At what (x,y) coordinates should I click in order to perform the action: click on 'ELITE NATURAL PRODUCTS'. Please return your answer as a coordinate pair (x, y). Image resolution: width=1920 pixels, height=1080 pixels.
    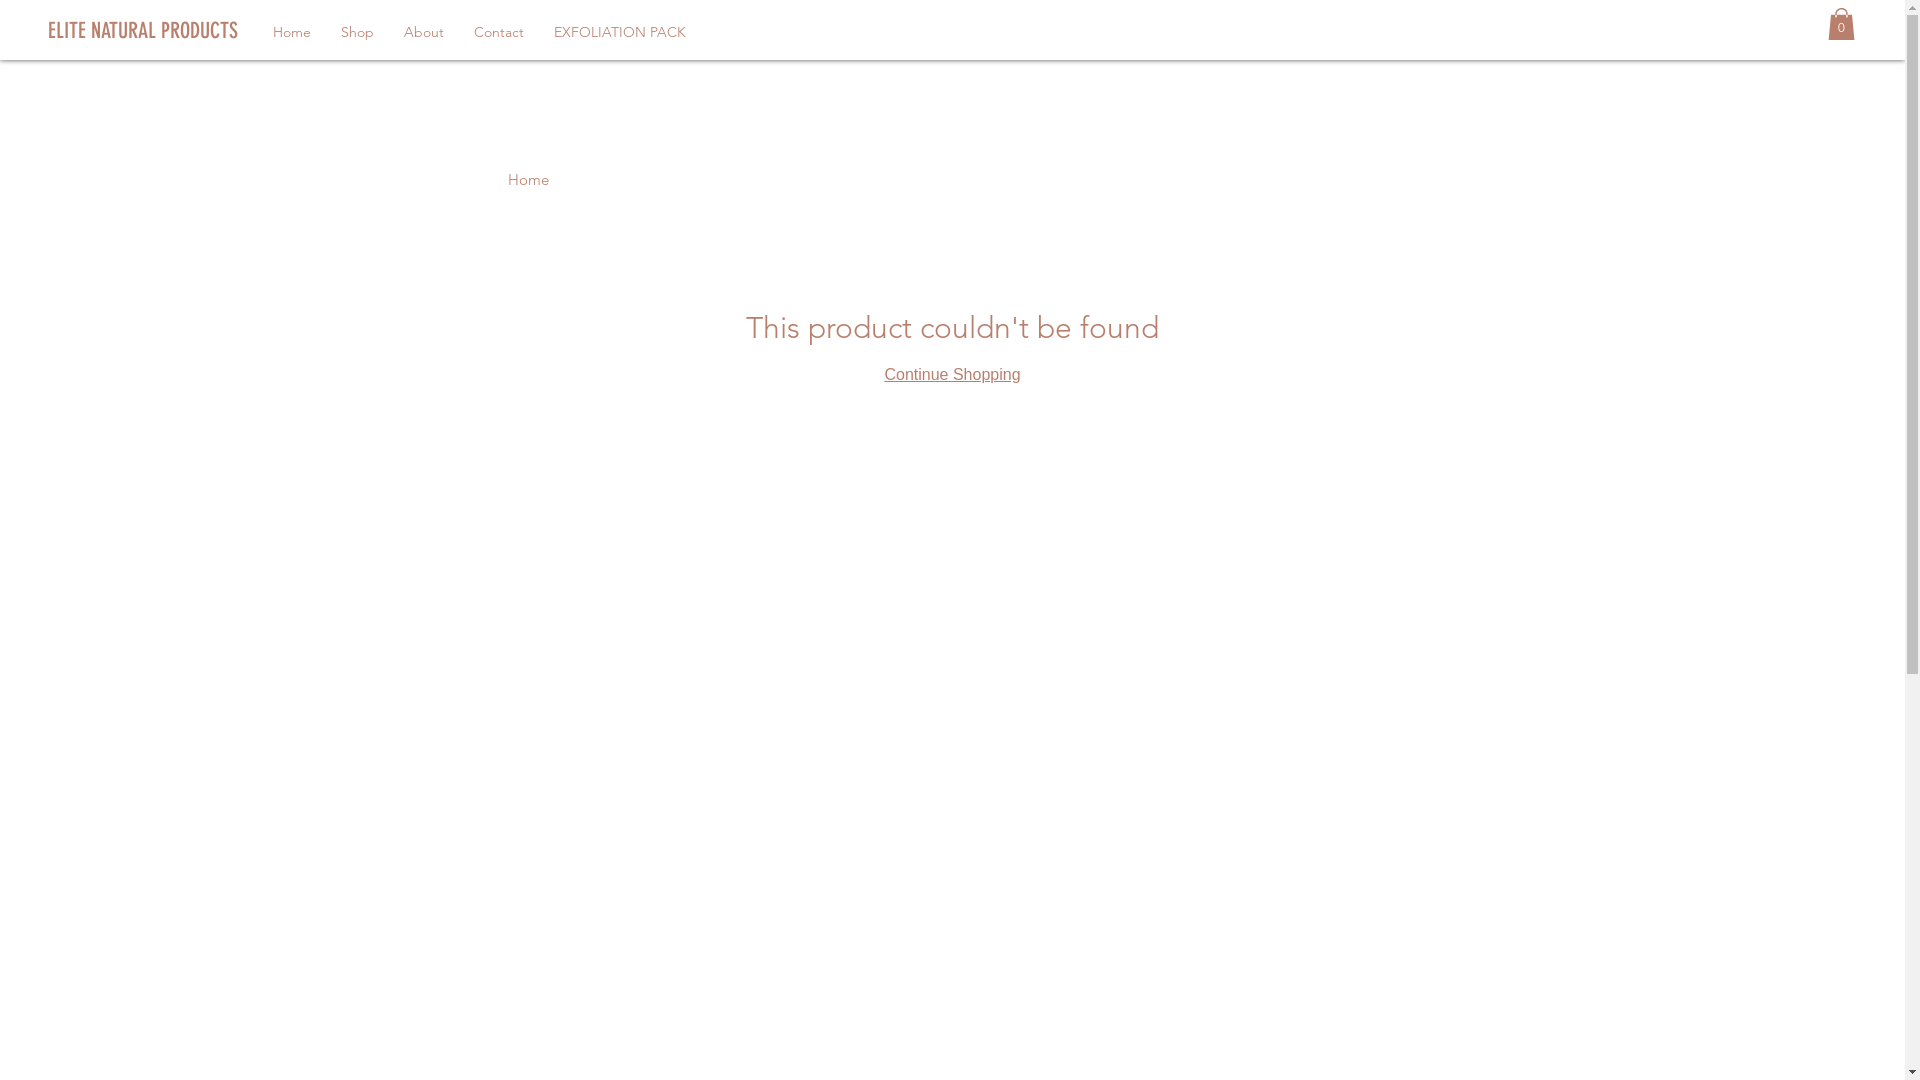
    Looking at the image, I should click on (196, 30).